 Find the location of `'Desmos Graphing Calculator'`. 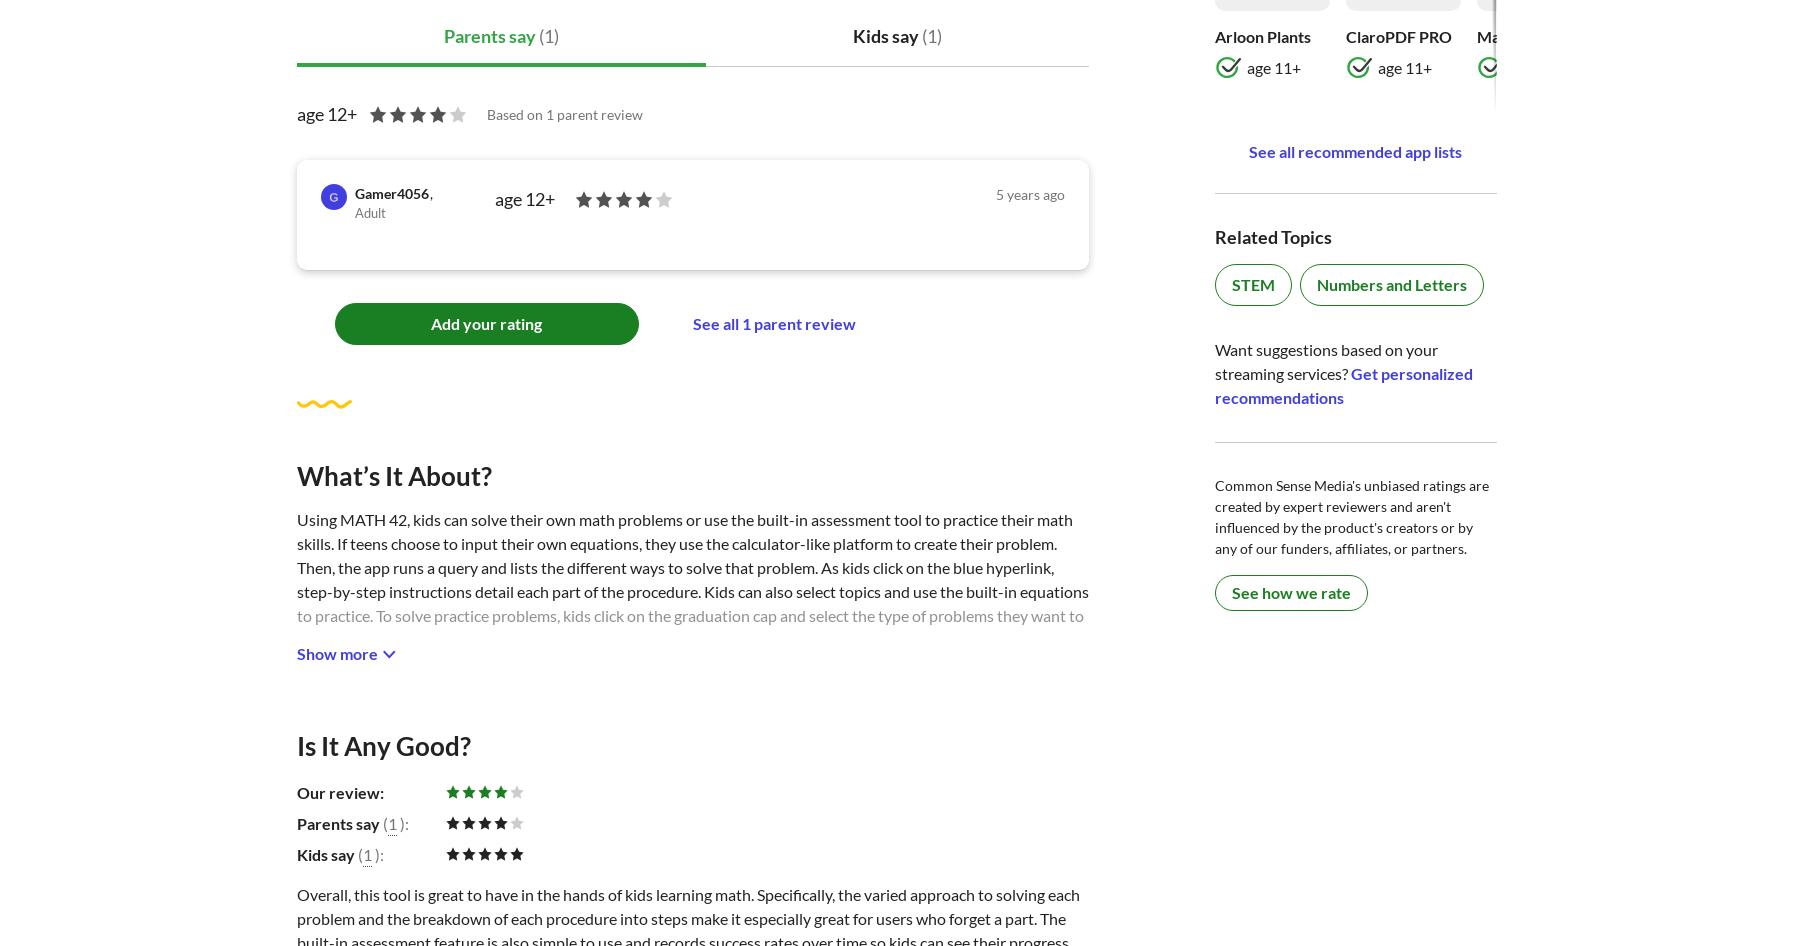

'Desmos Graphing Calculator' is located at coordinates (1184, 35).